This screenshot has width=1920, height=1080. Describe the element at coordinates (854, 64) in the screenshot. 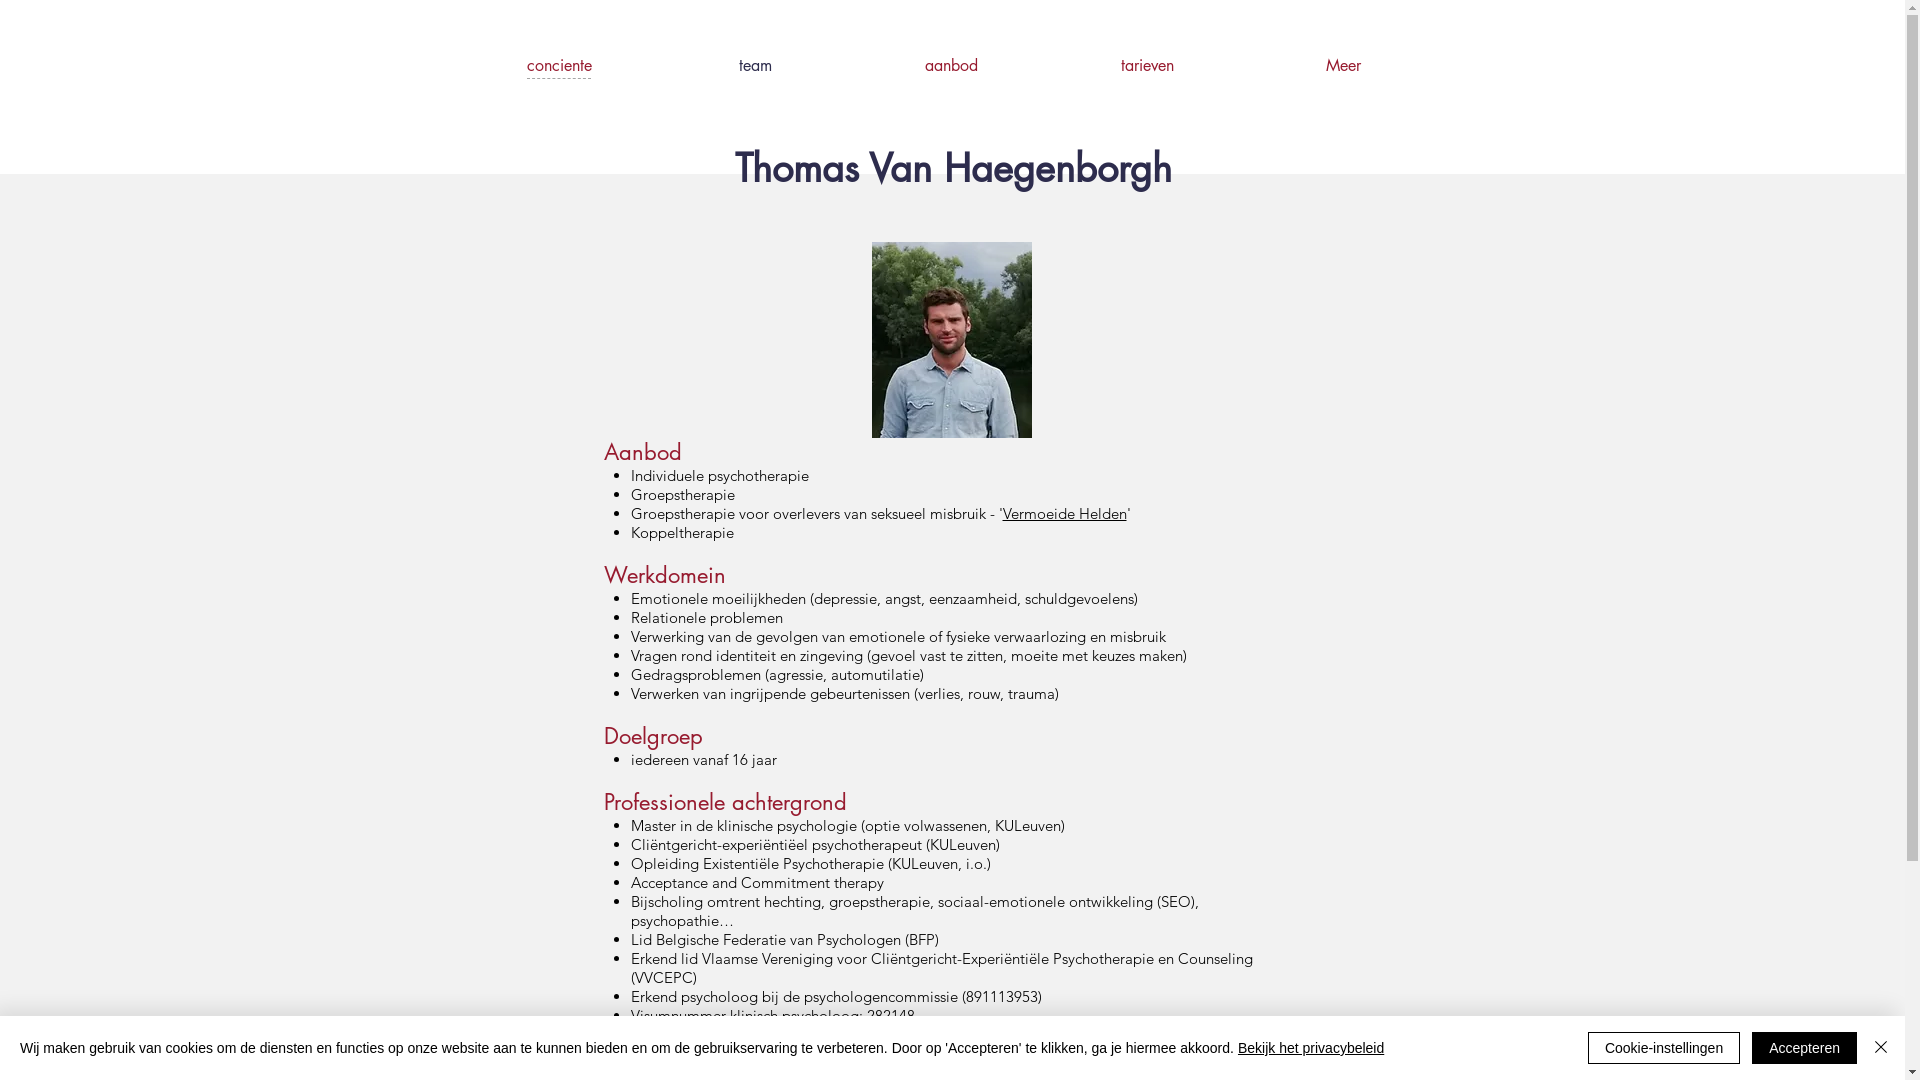

I see `'aanbod'` at that location.